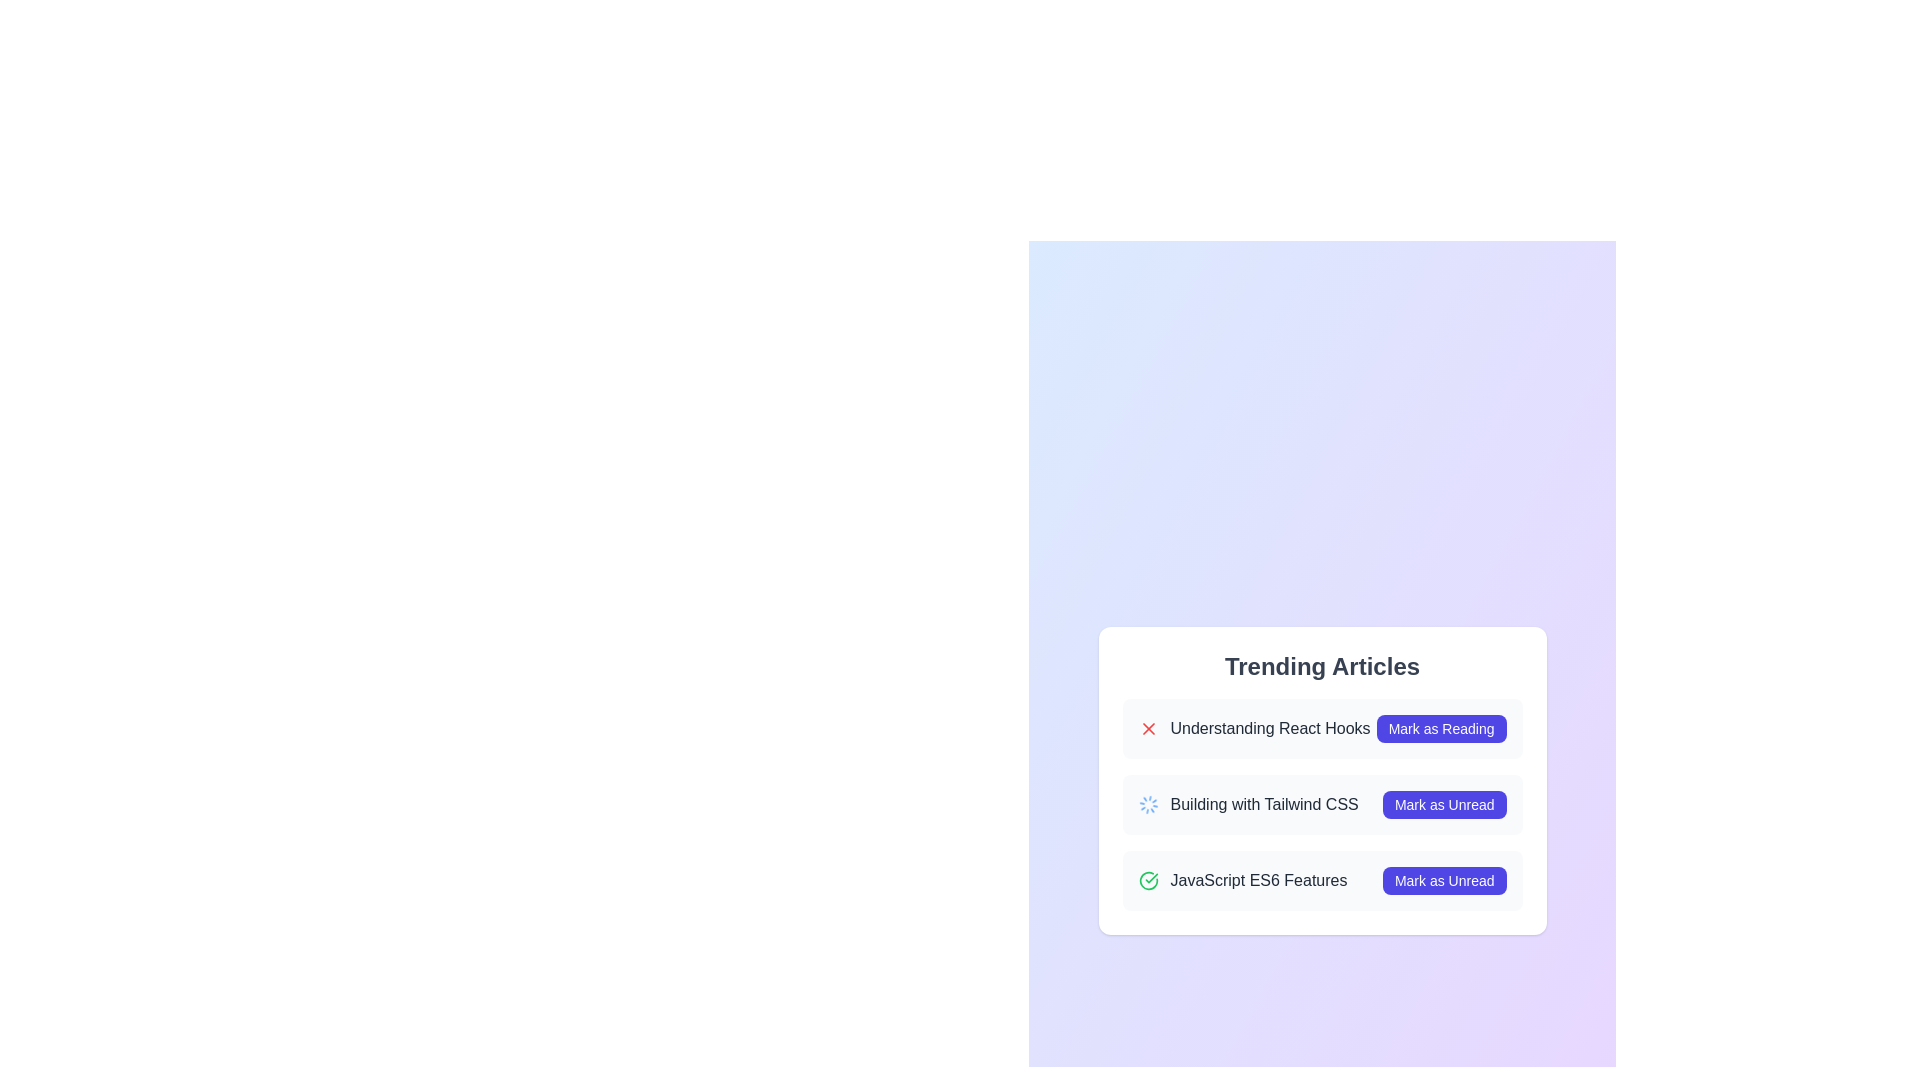  What do you see at coordinates (1253, 729) in the screenshot?
I see `the text 'Understanding React Hooks' located in the first row of the 'Trending Articles' section` at bounding box center [1253, 729].